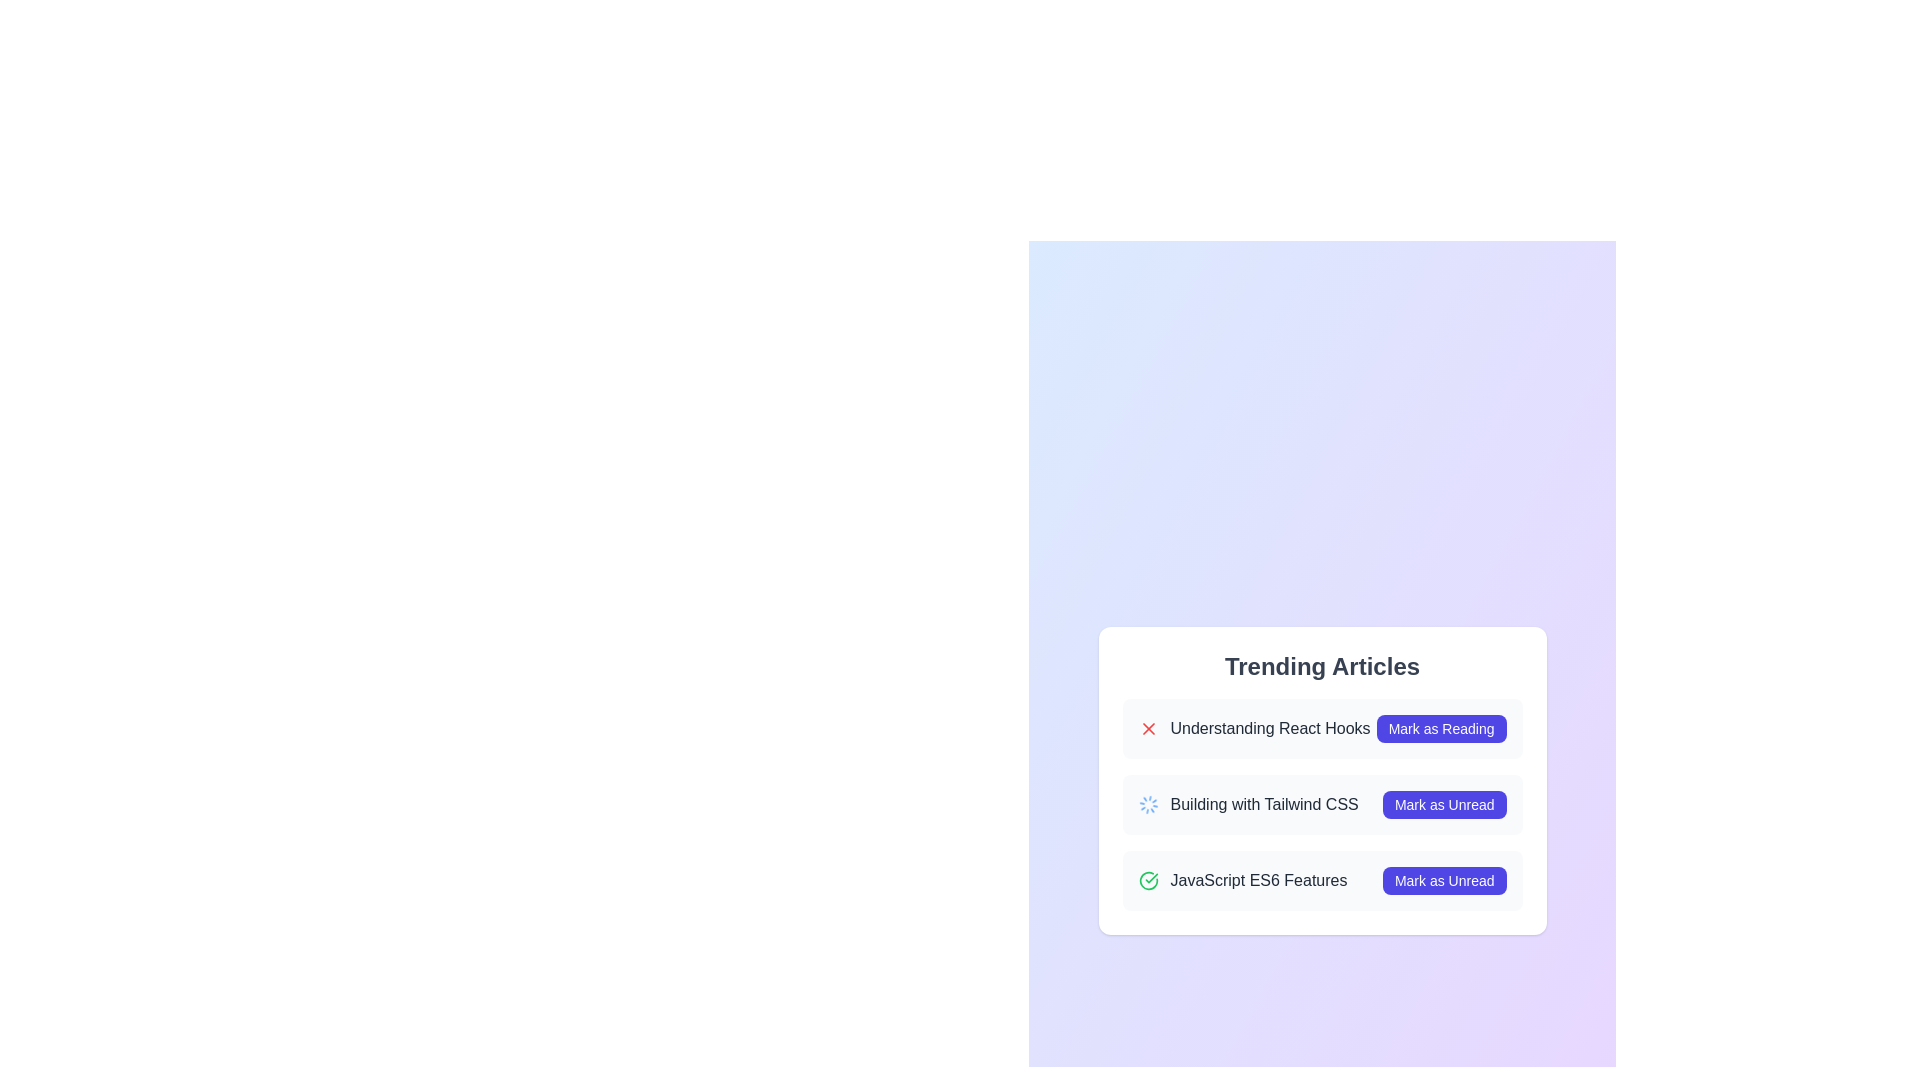  What do you see at coordinates (1253, 729) in the screenshot?
I see `the text 'Understanding React Hooks' located in the first row of the 'Trending Articles' section` at bounding box center [1253, 729].